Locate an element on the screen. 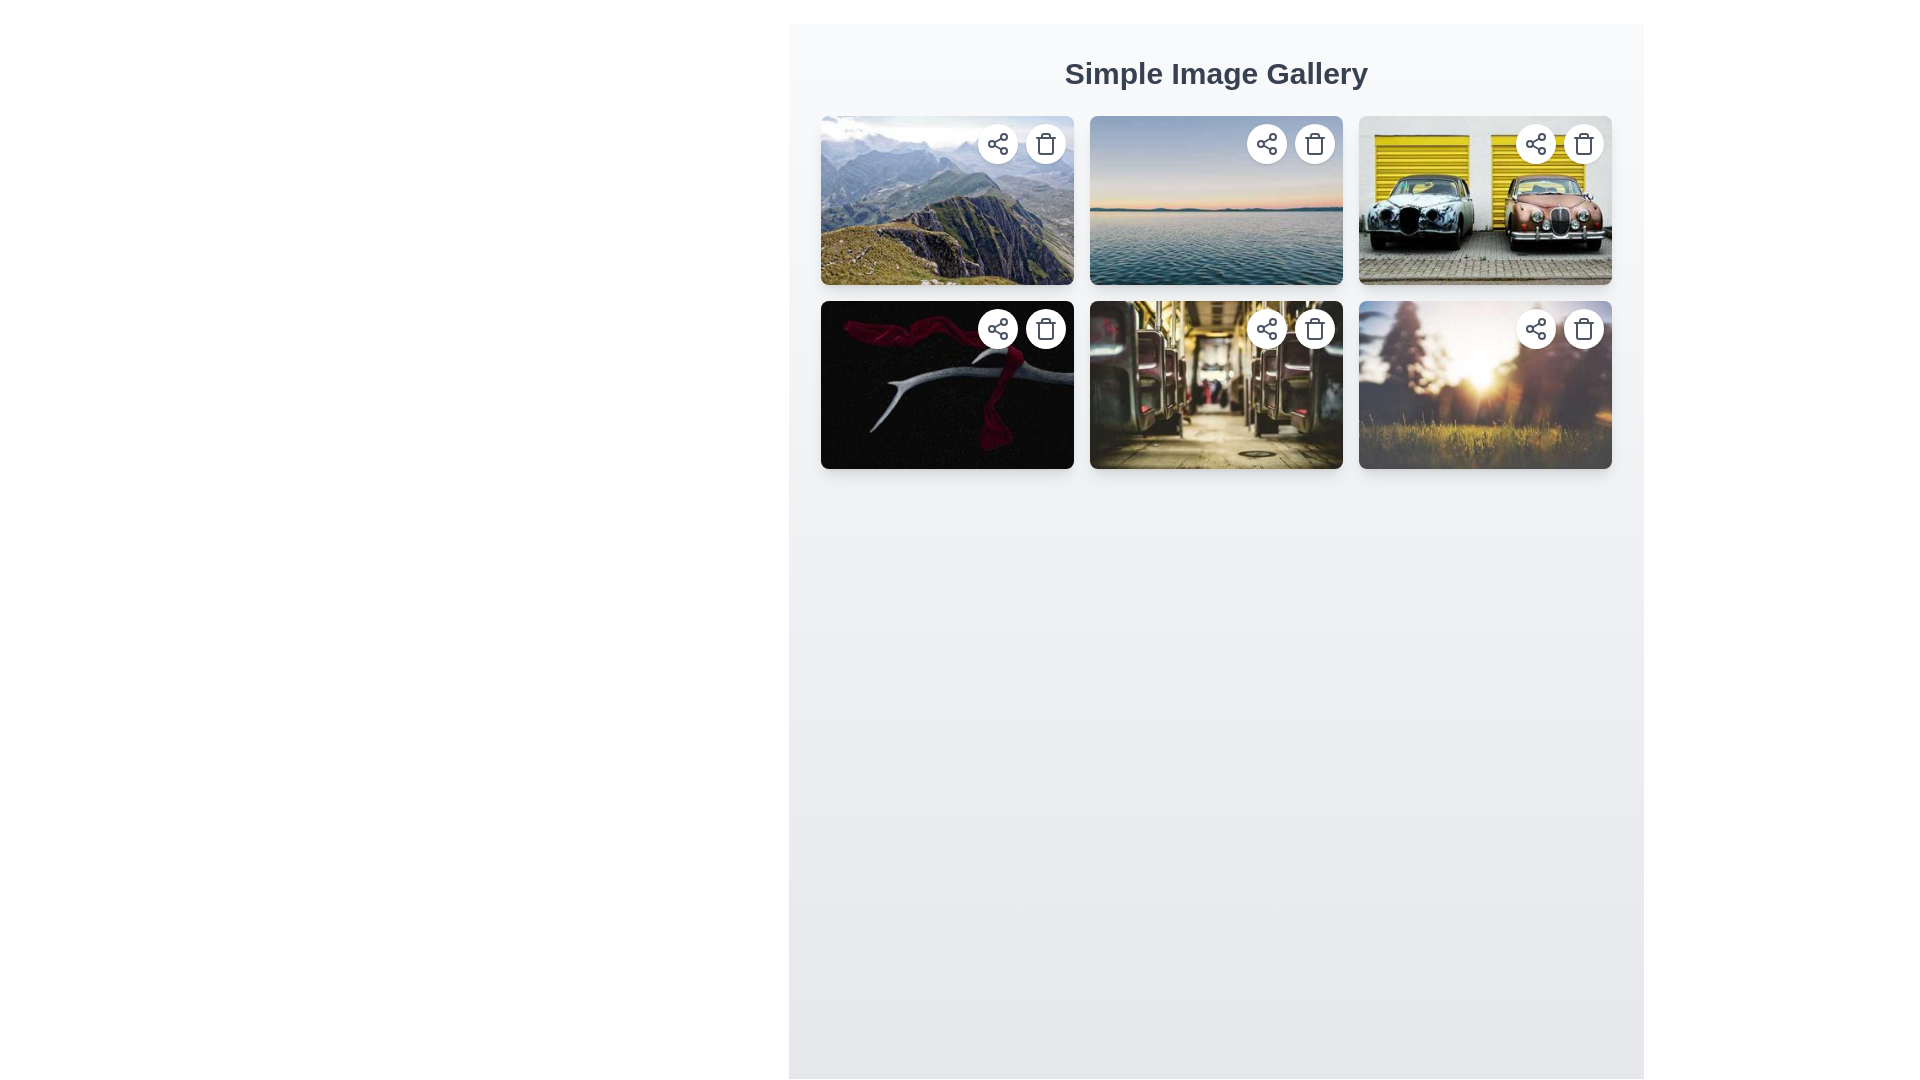  the delete button located at the top-right corner of the image with a black background and red ribbon is located at coordinates (1022, 326).